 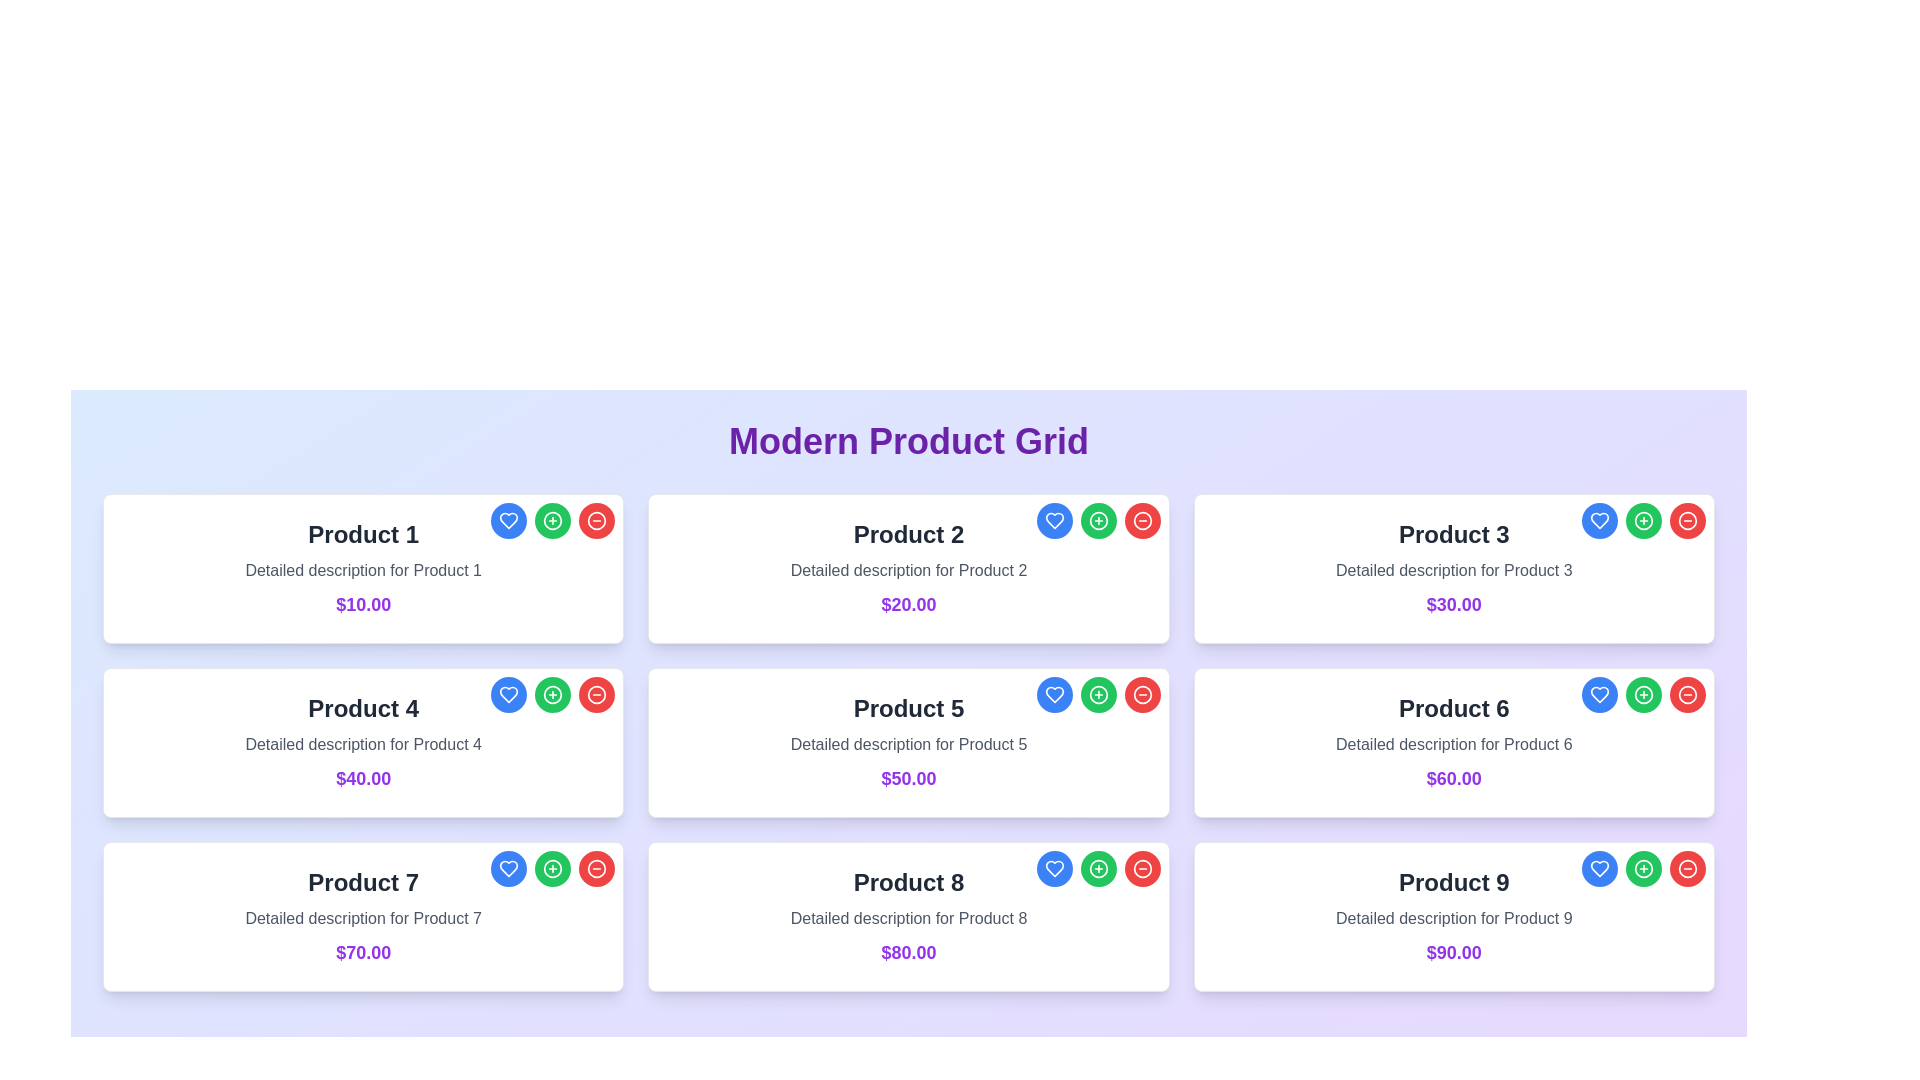 What do you see at coordinates (1597, 519) in the screenshot?
I see `the leftmost favorite button in the top-right corner of the card for 'Product 3'` at bounding box center [1597, 519].